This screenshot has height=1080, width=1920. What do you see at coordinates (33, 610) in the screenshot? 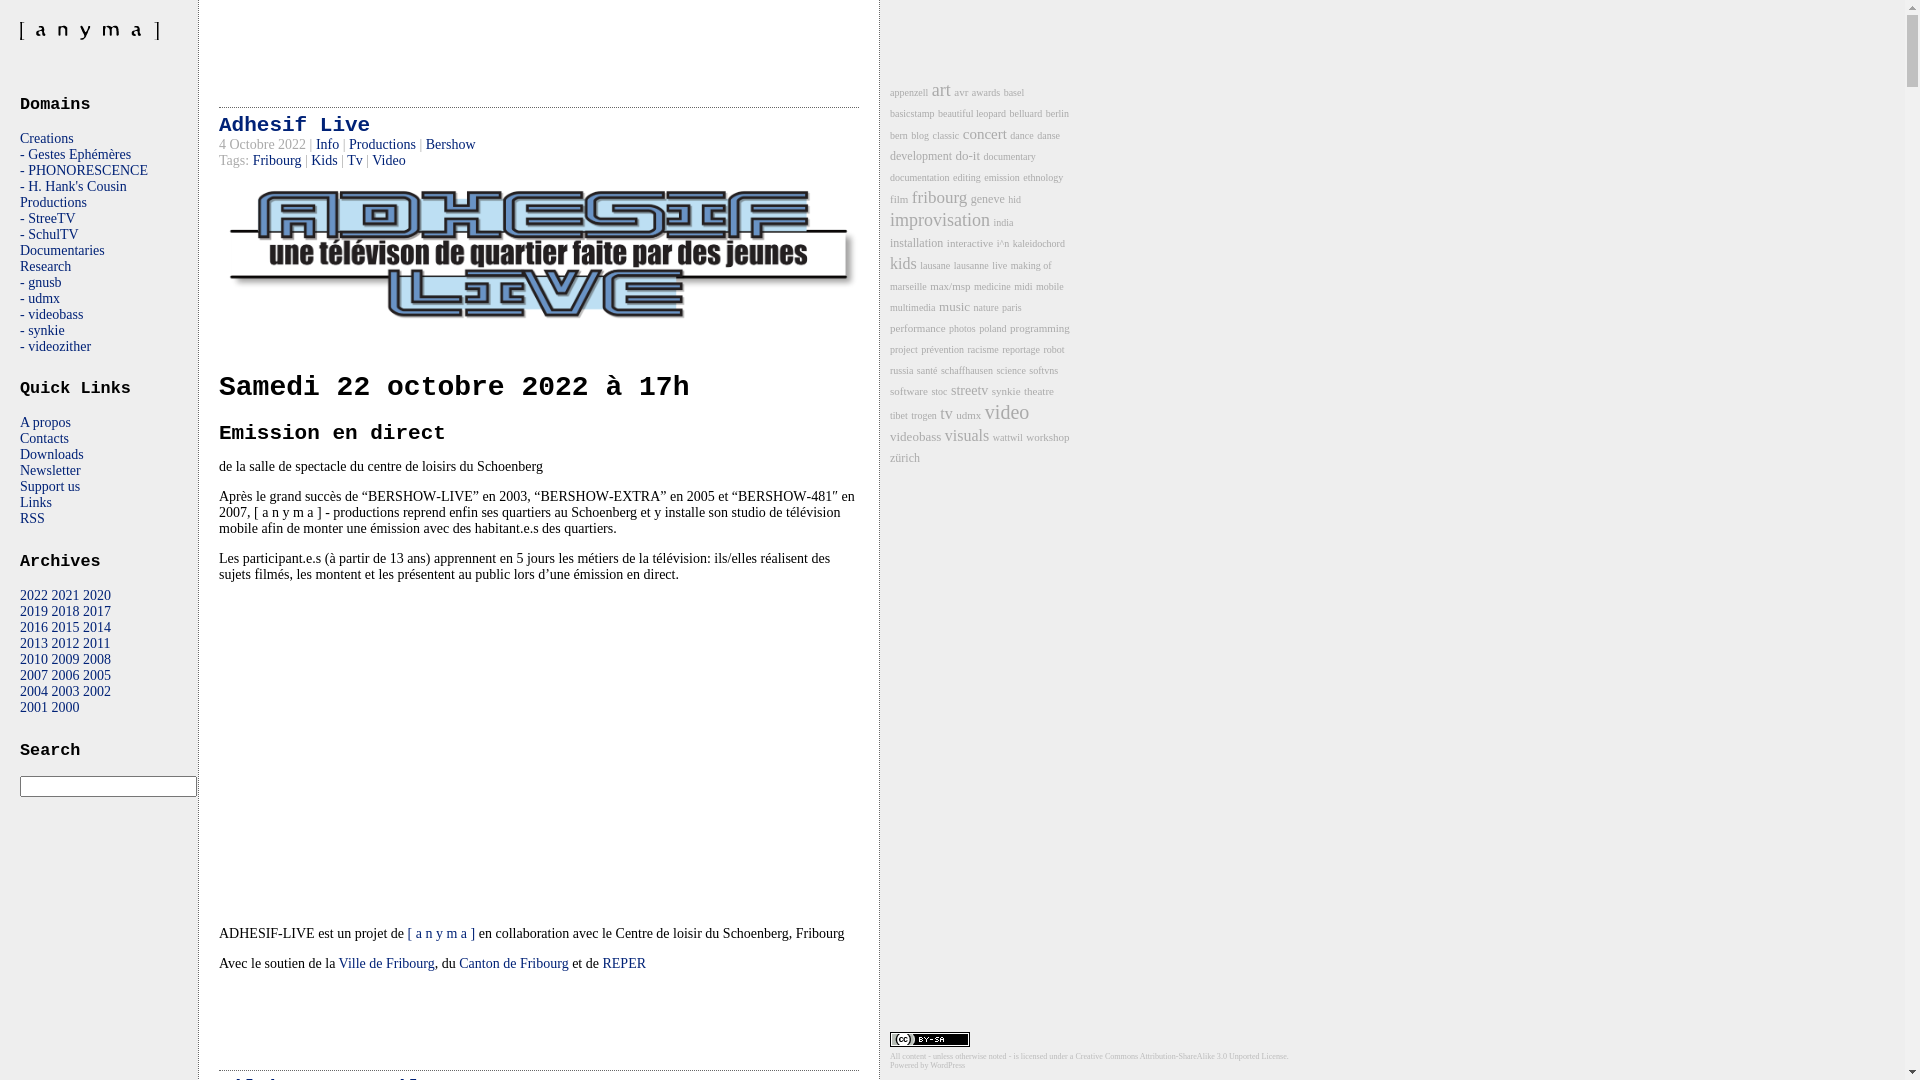
I see `'2019'` at bounding box center [33, 610].